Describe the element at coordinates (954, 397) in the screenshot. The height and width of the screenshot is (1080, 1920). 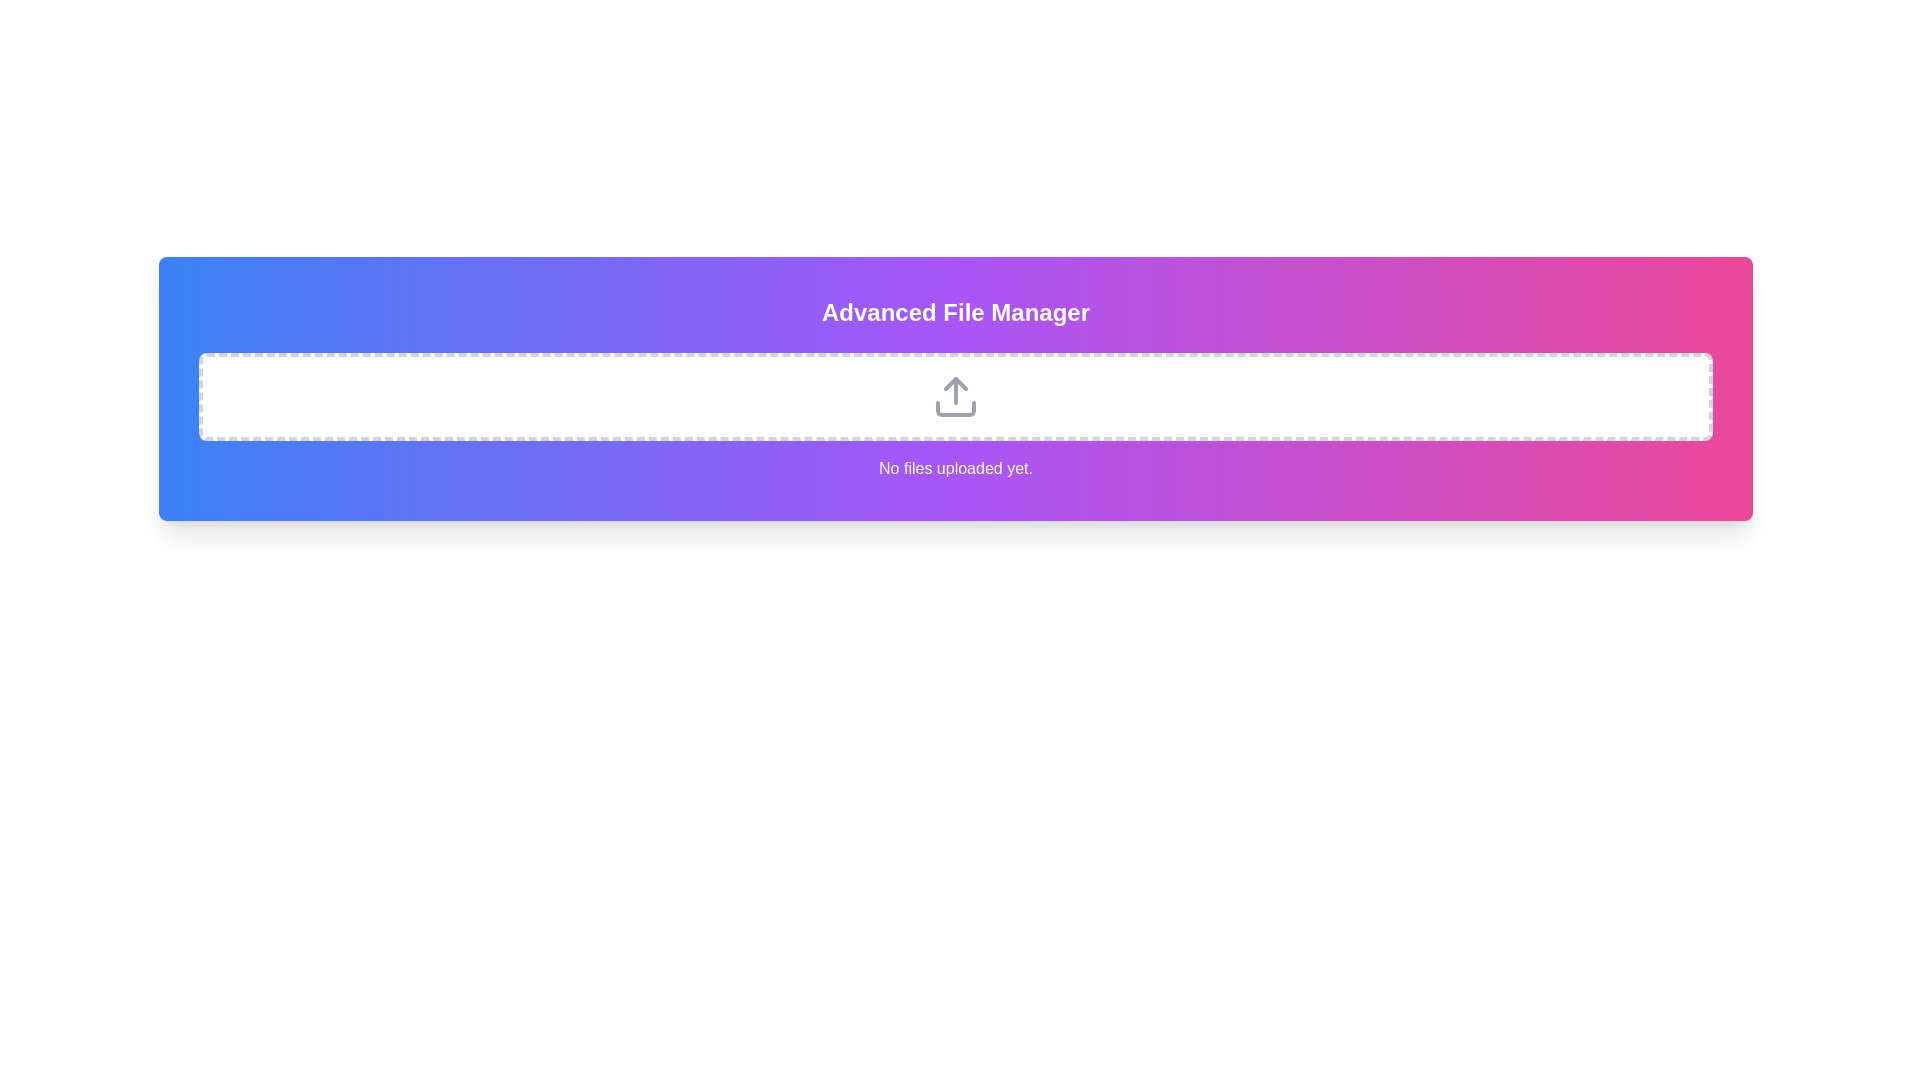
I see `the interactive file upload area, which is a white rectangular area with dashed gray borders and an upload icon` at that location.